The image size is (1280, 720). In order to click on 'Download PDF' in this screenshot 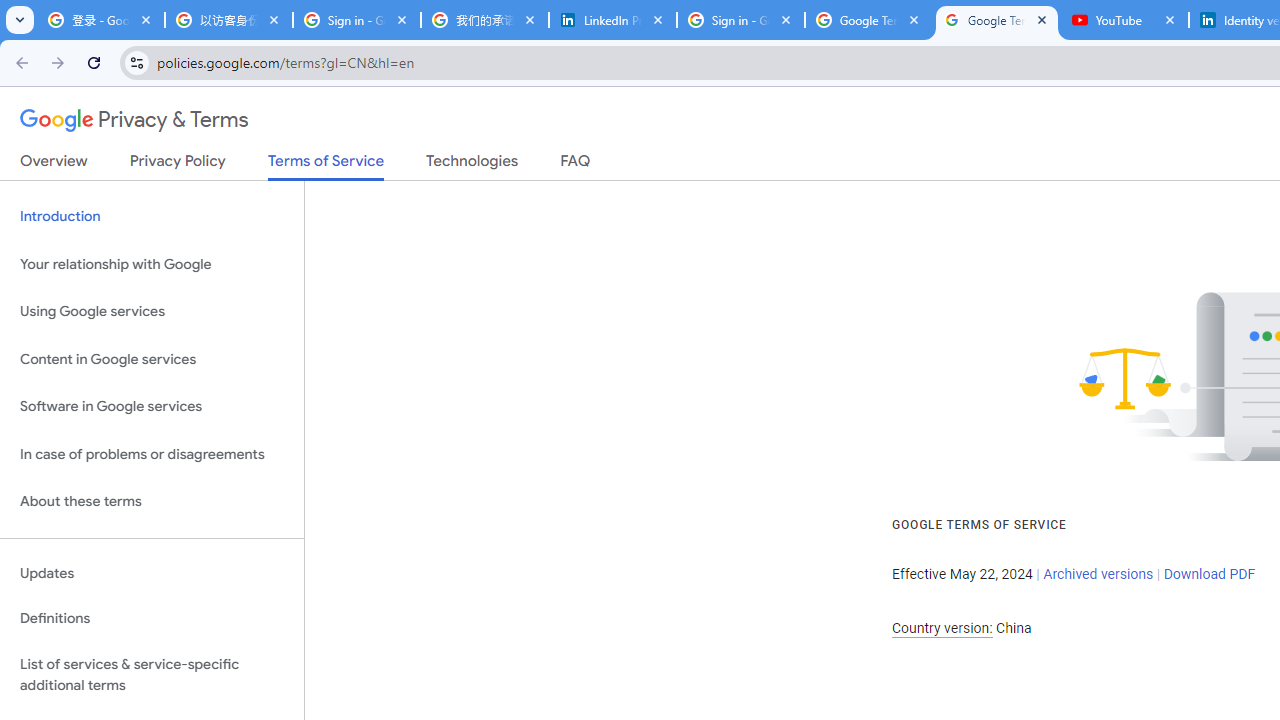, I will do `click(1208, 574)`.